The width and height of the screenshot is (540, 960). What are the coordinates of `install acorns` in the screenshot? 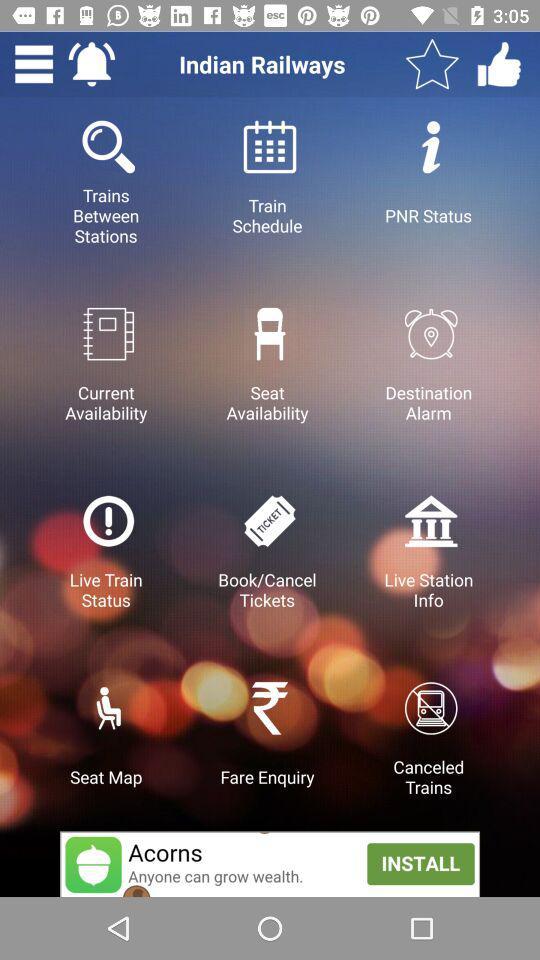 It's located at (270, 863).